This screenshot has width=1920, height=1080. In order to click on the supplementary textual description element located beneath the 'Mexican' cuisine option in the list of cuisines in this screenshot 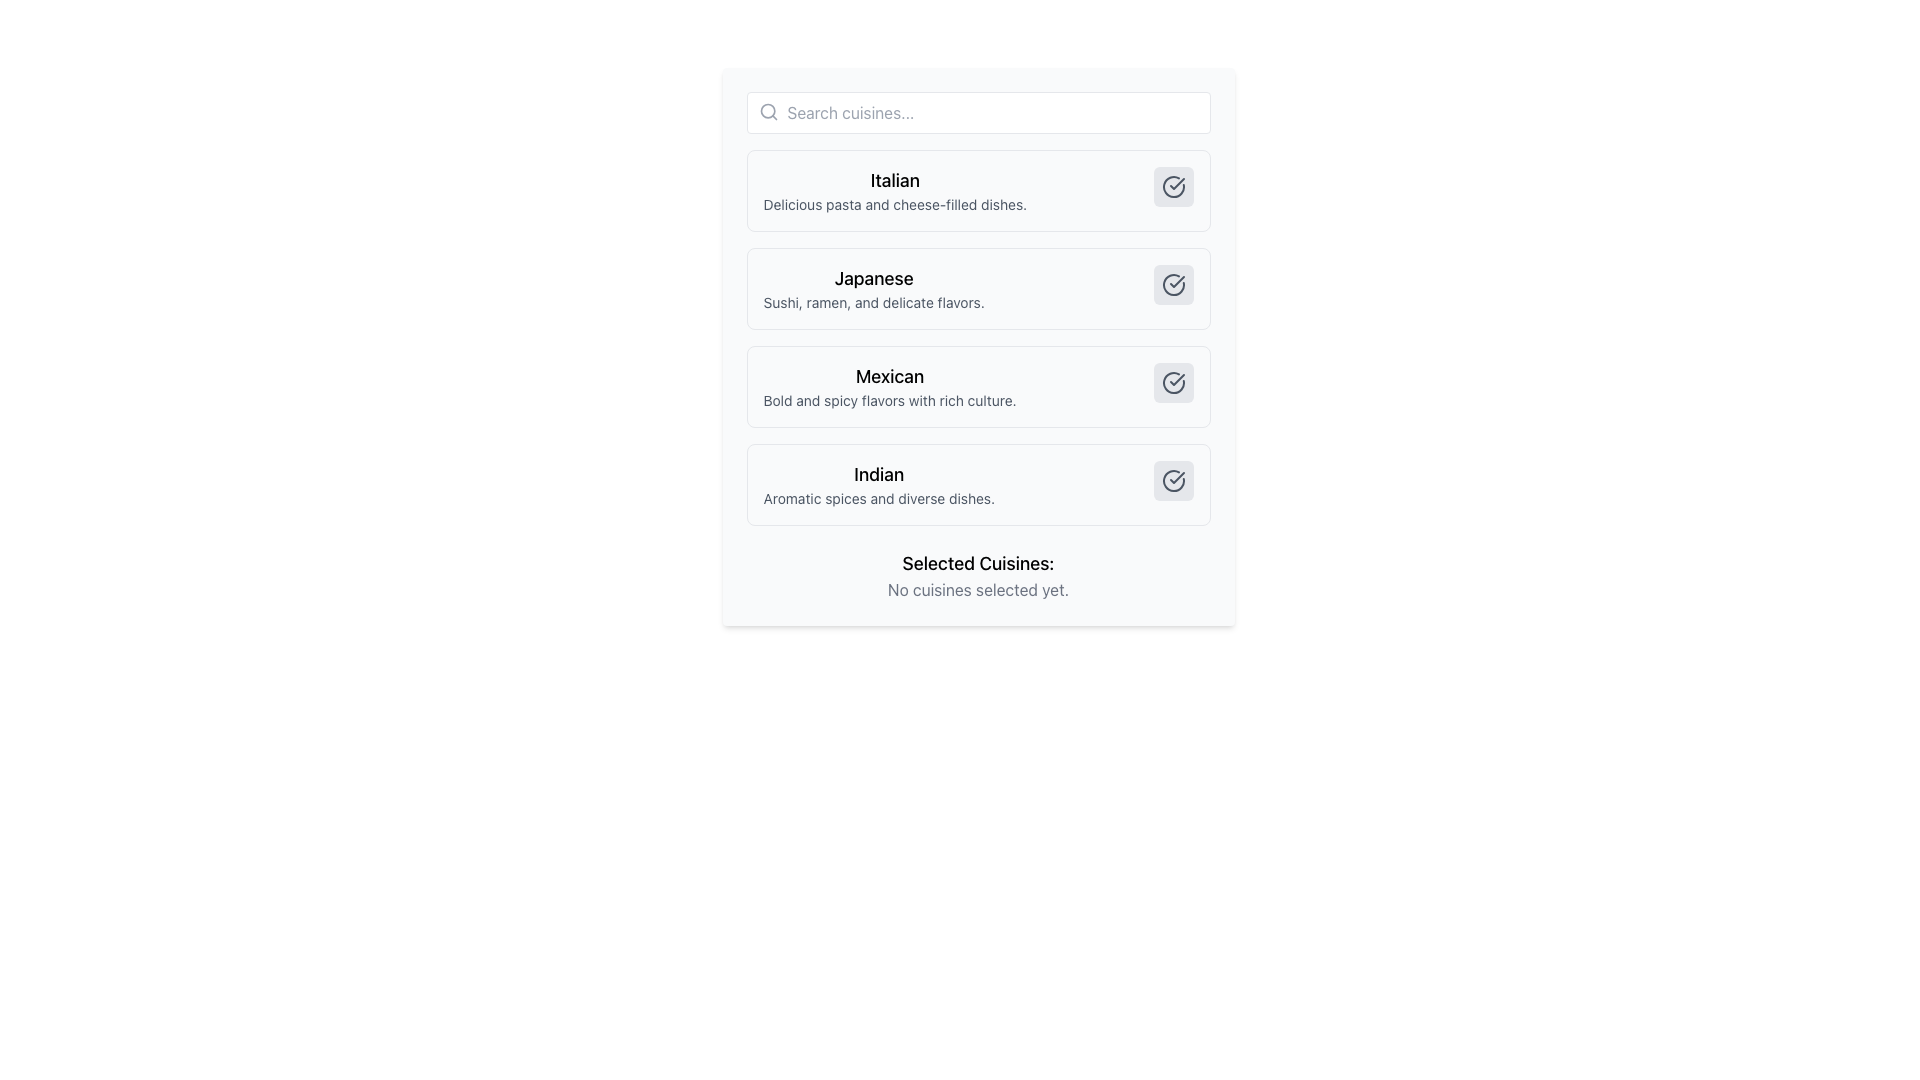, I will do `click(889, 401)`.